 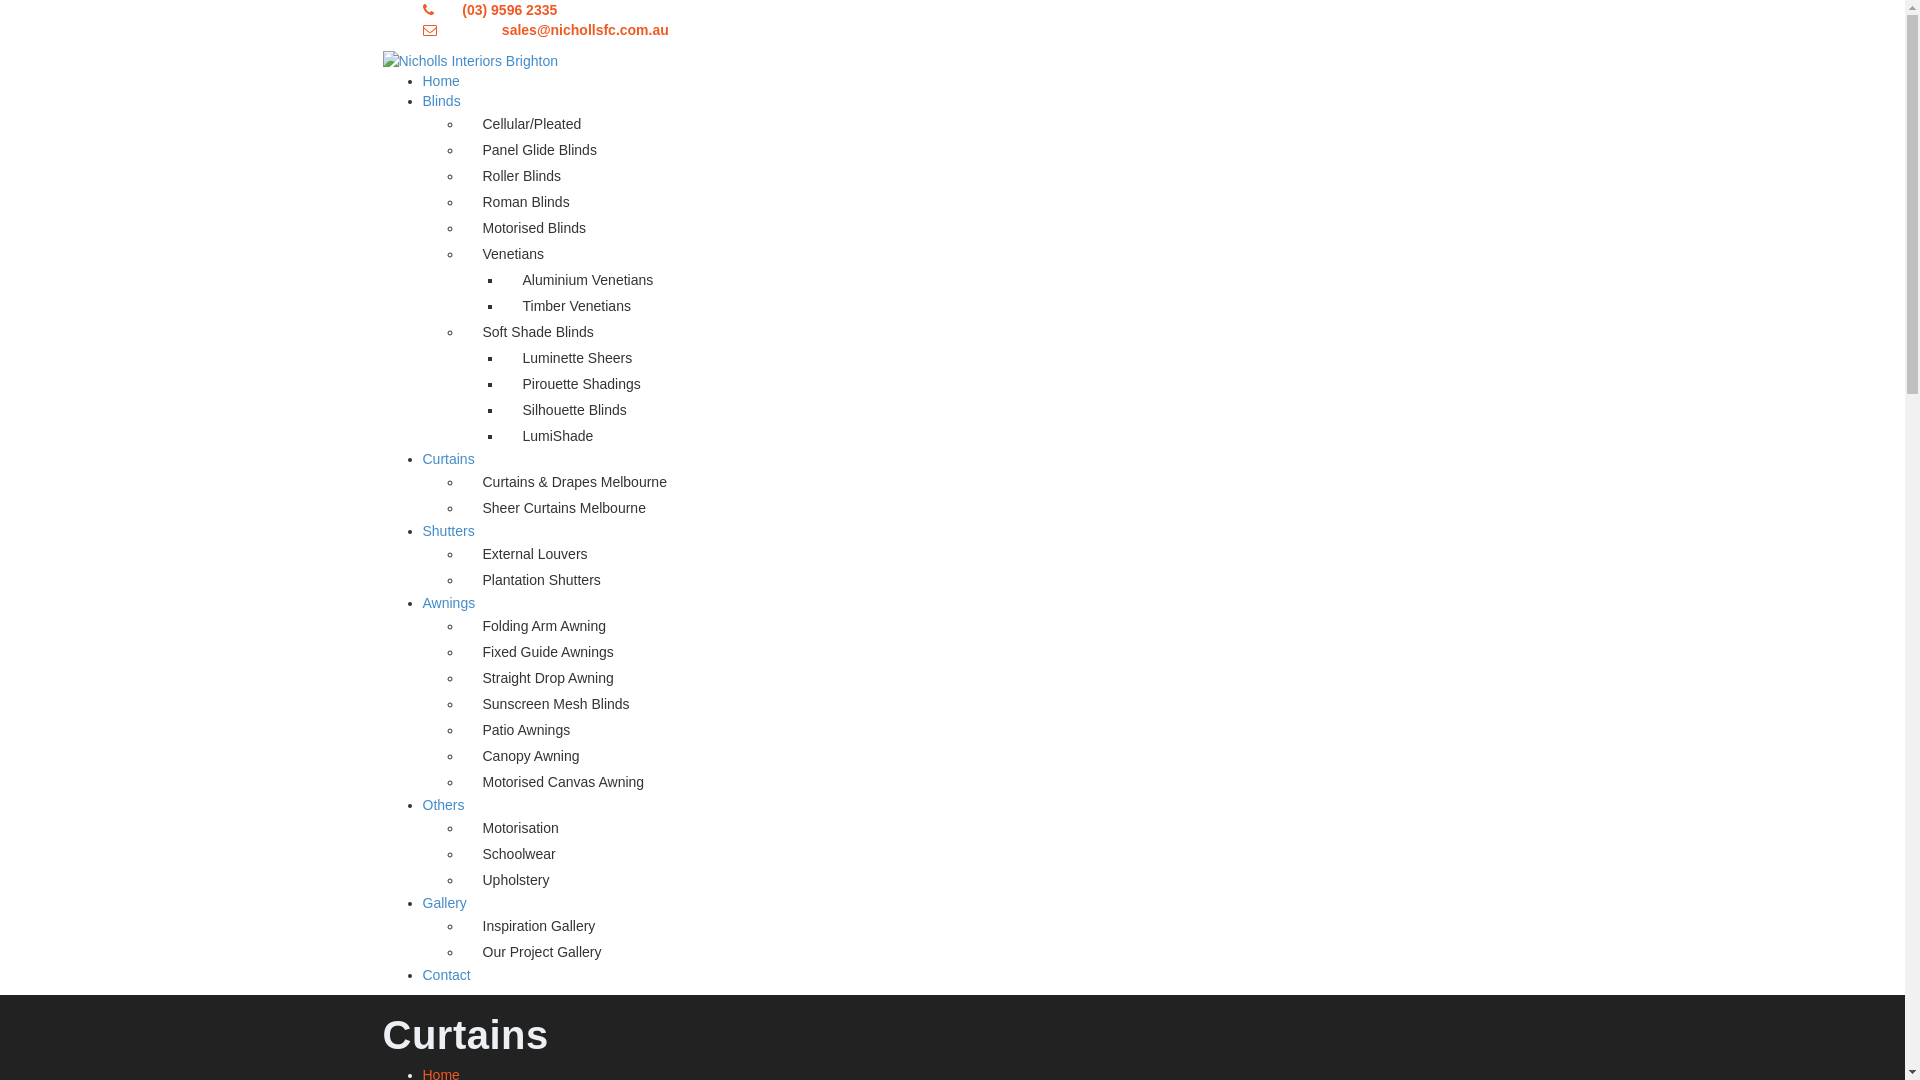 I want to click on 'LumiShade', so click(x=502, y=434).